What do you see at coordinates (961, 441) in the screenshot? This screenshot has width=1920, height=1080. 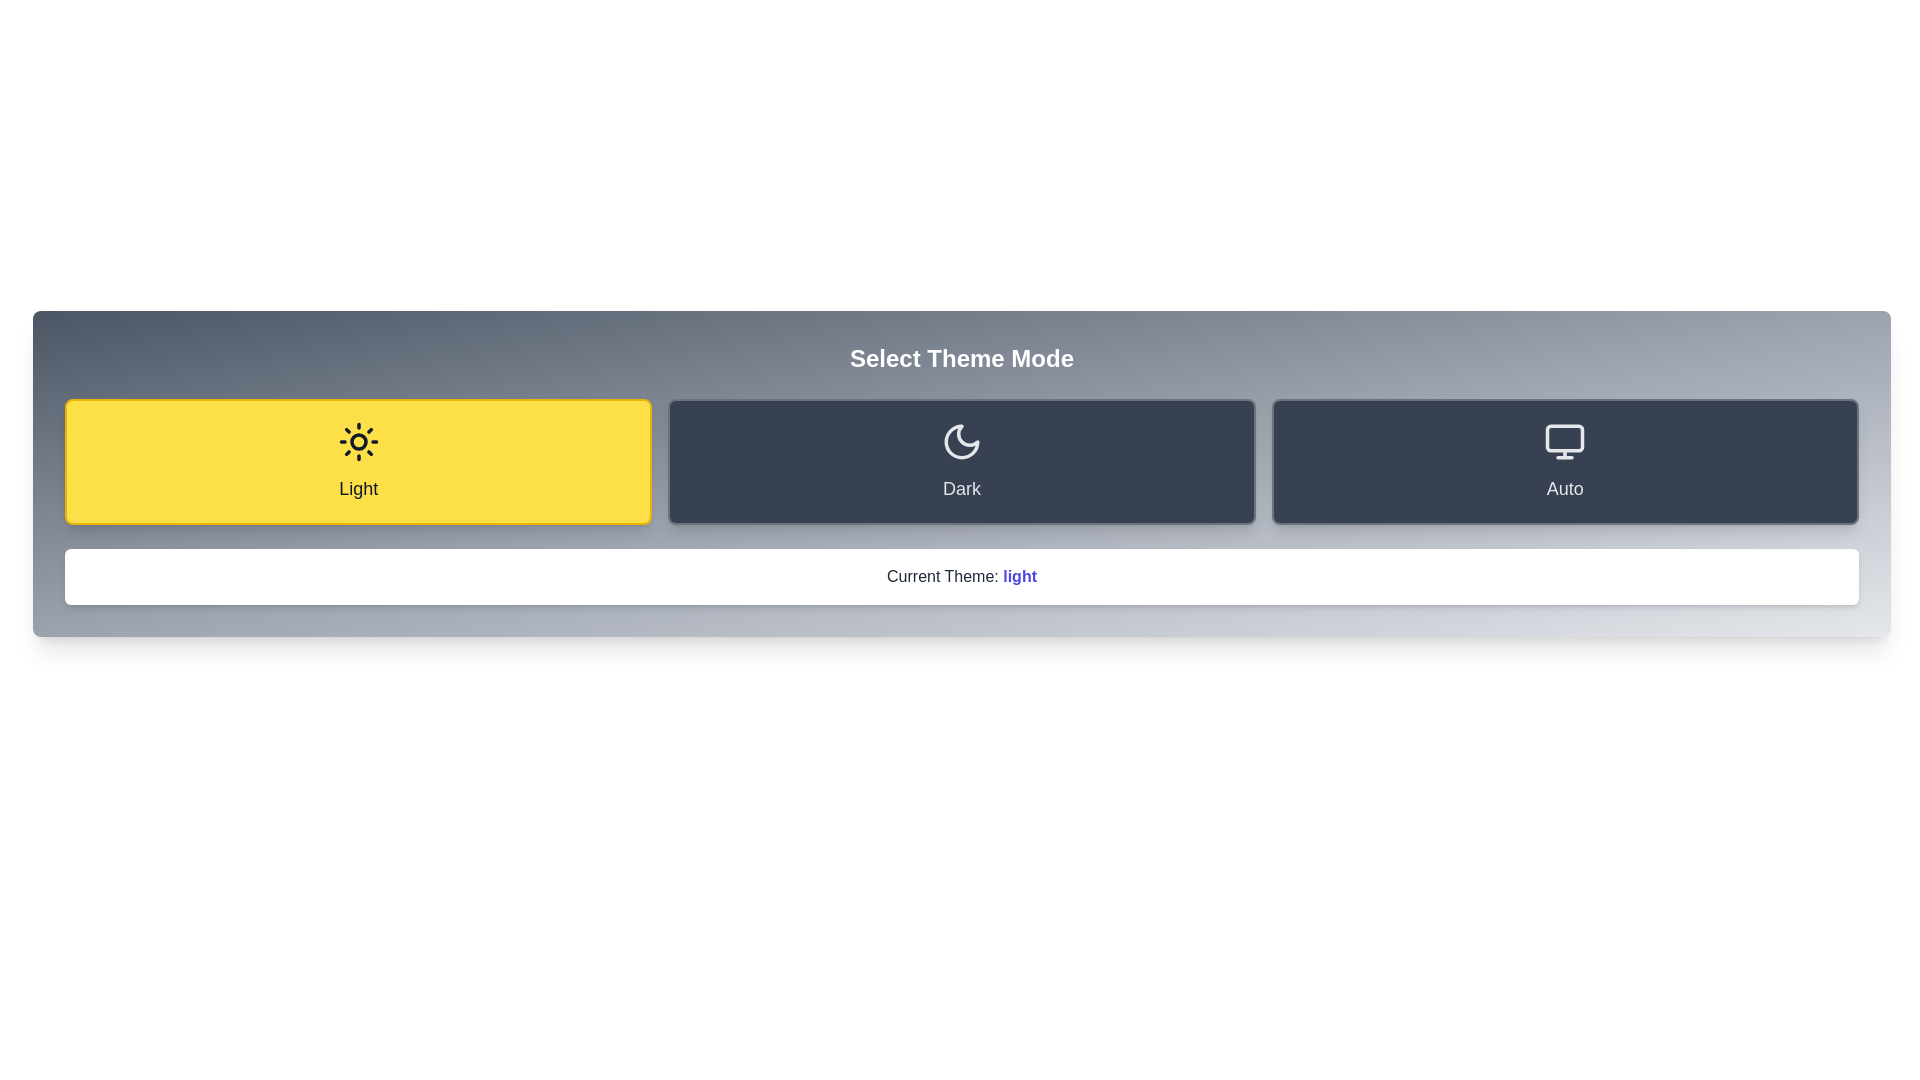 I see `the dark mode selection SVG icon located at the top center of the 'Dark' card in the theme selector interface` at bounding box center [961, 441].